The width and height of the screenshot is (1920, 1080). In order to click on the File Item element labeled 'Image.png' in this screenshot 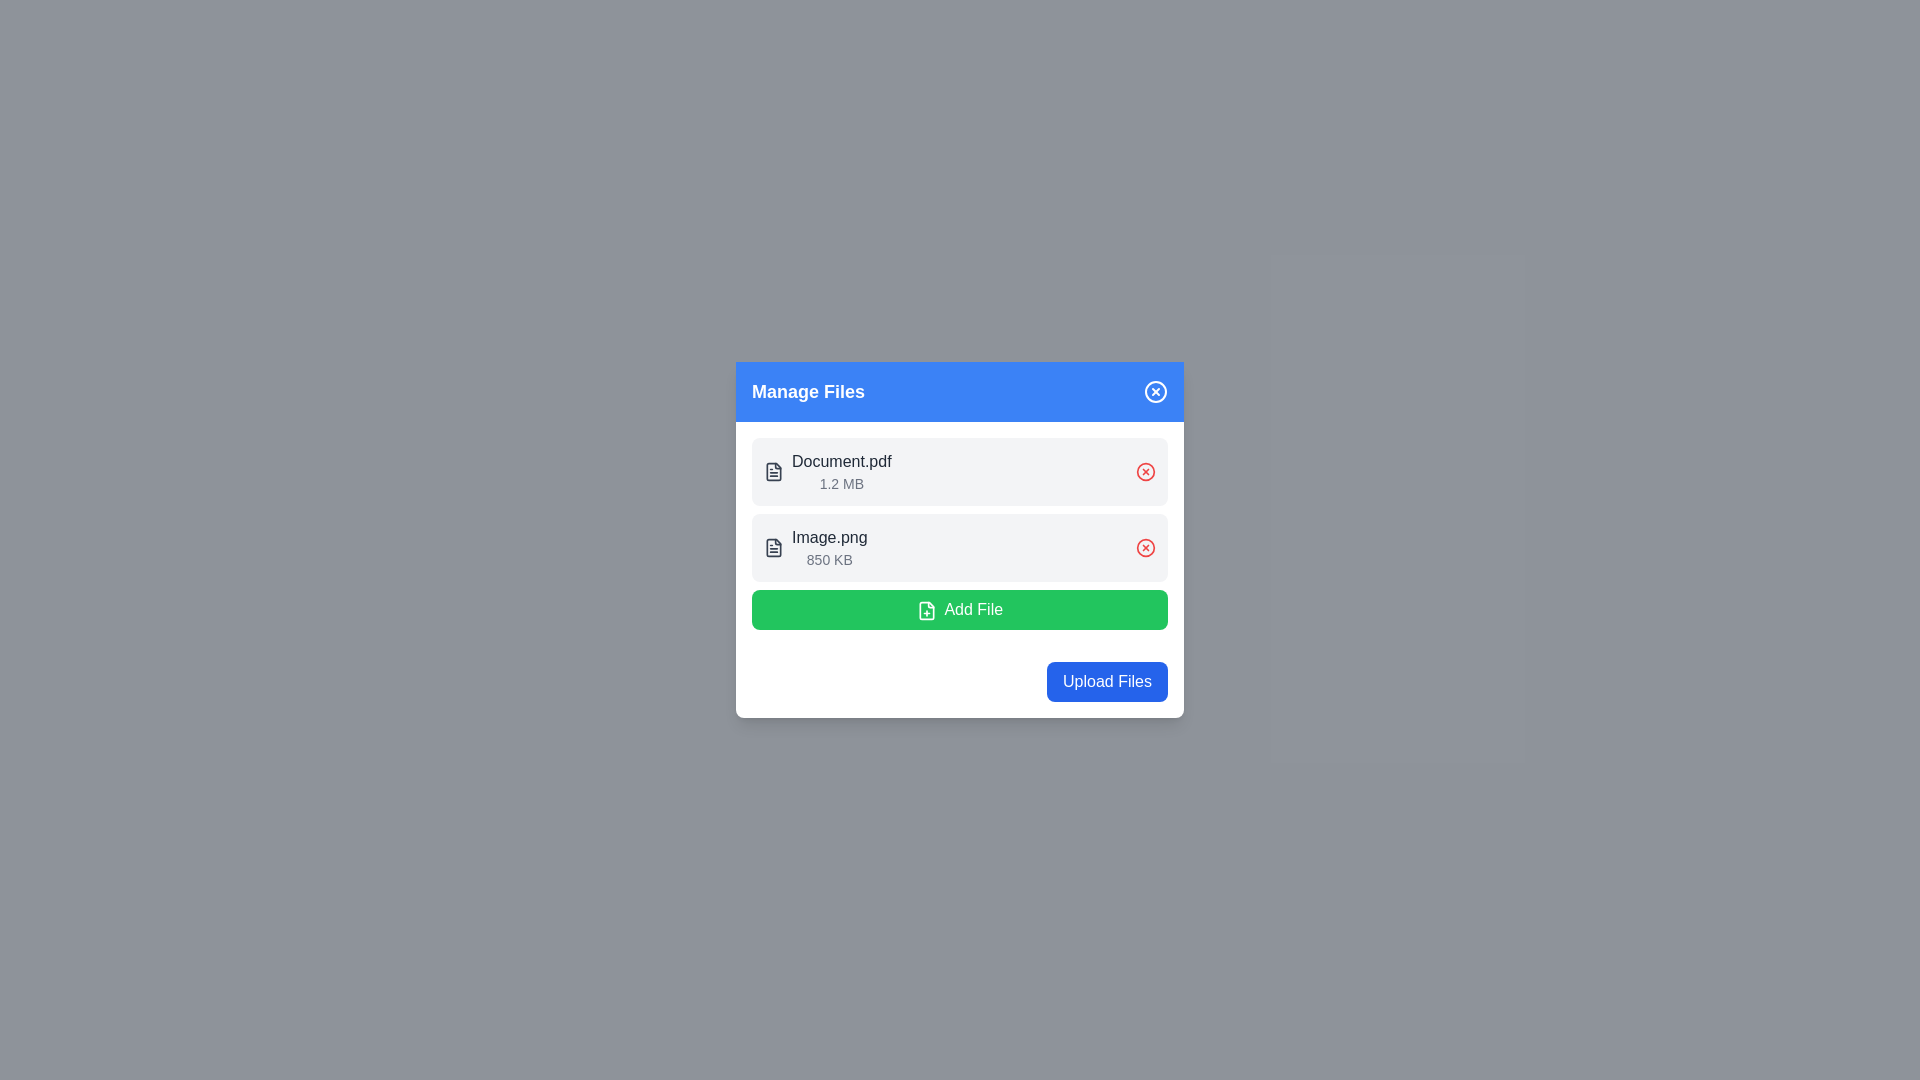, I will do `click(960, 540)`.